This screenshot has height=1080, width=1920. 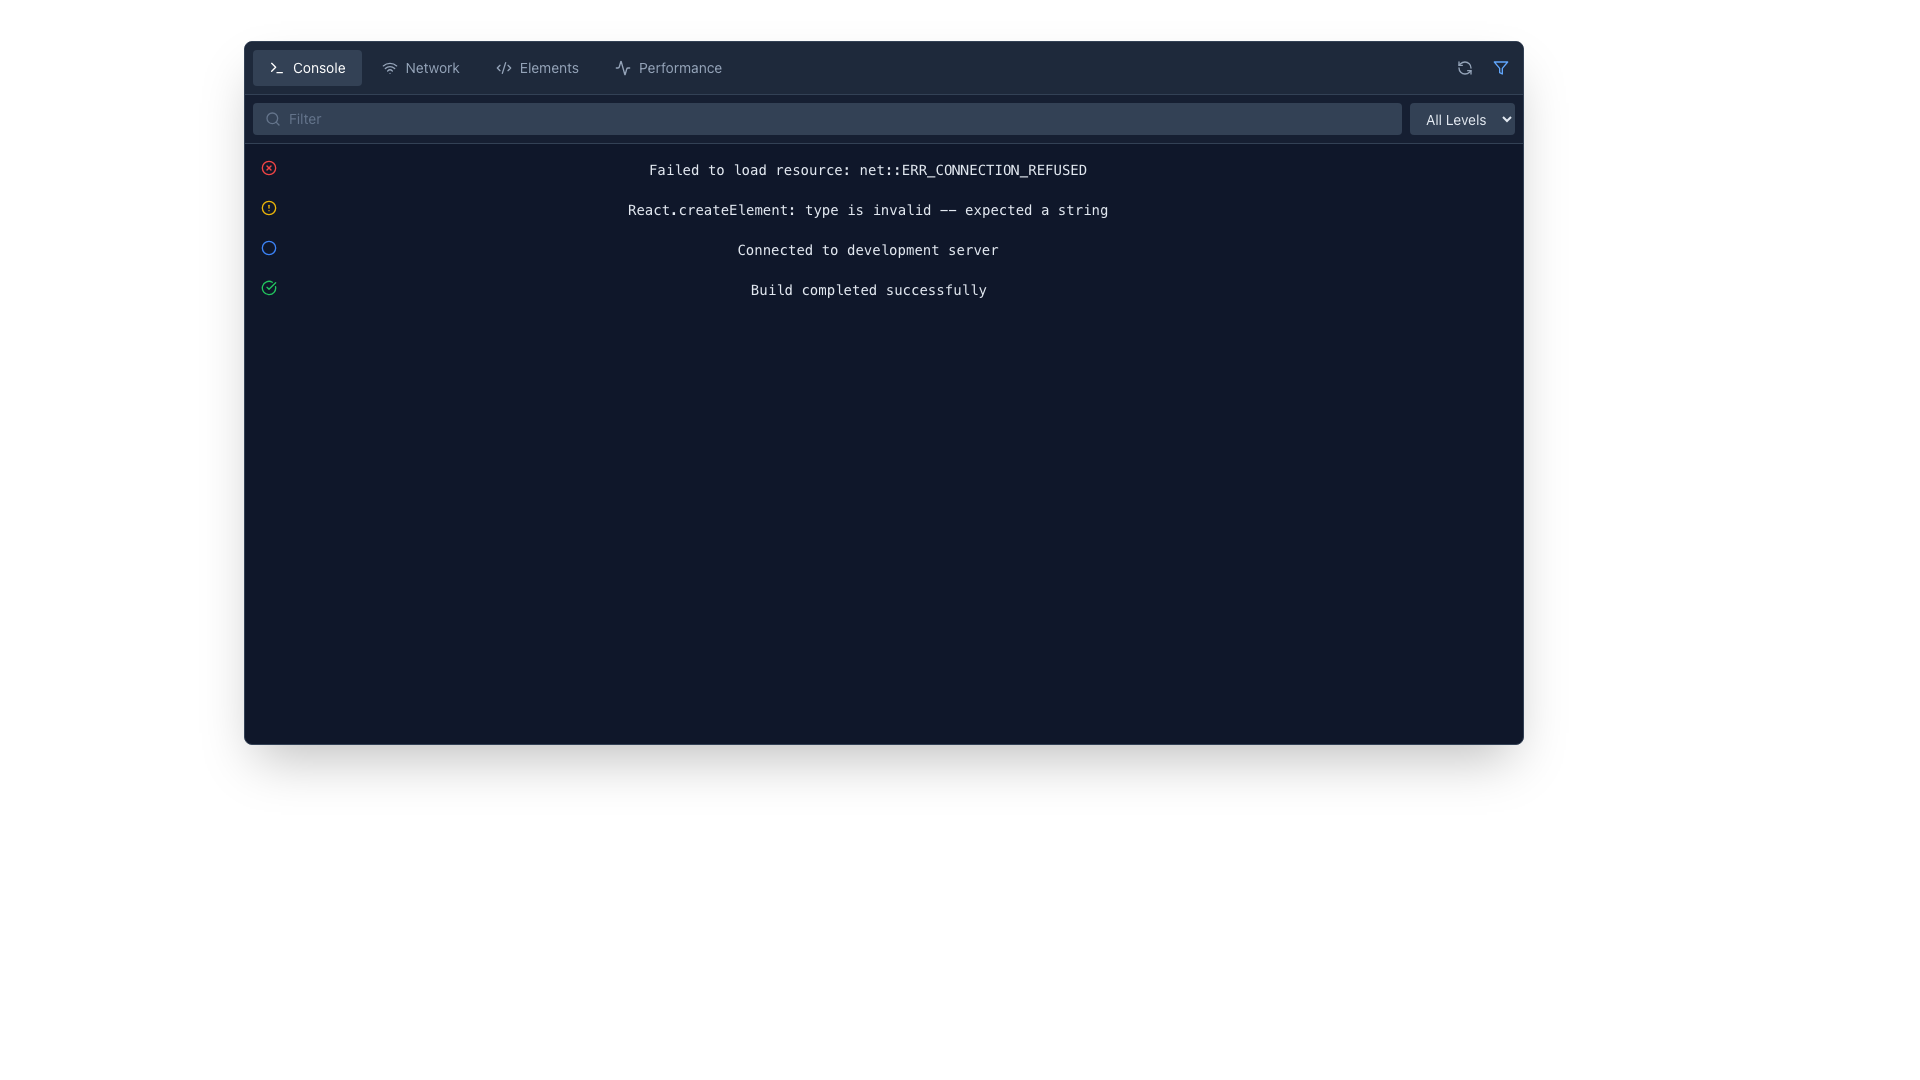 I want to click on error message icon displaying 'Failed to load resource: net::ERR_CONNECTION_REFUSED' located at the top of the vertical list of error messages, so click(x=882, y=168).